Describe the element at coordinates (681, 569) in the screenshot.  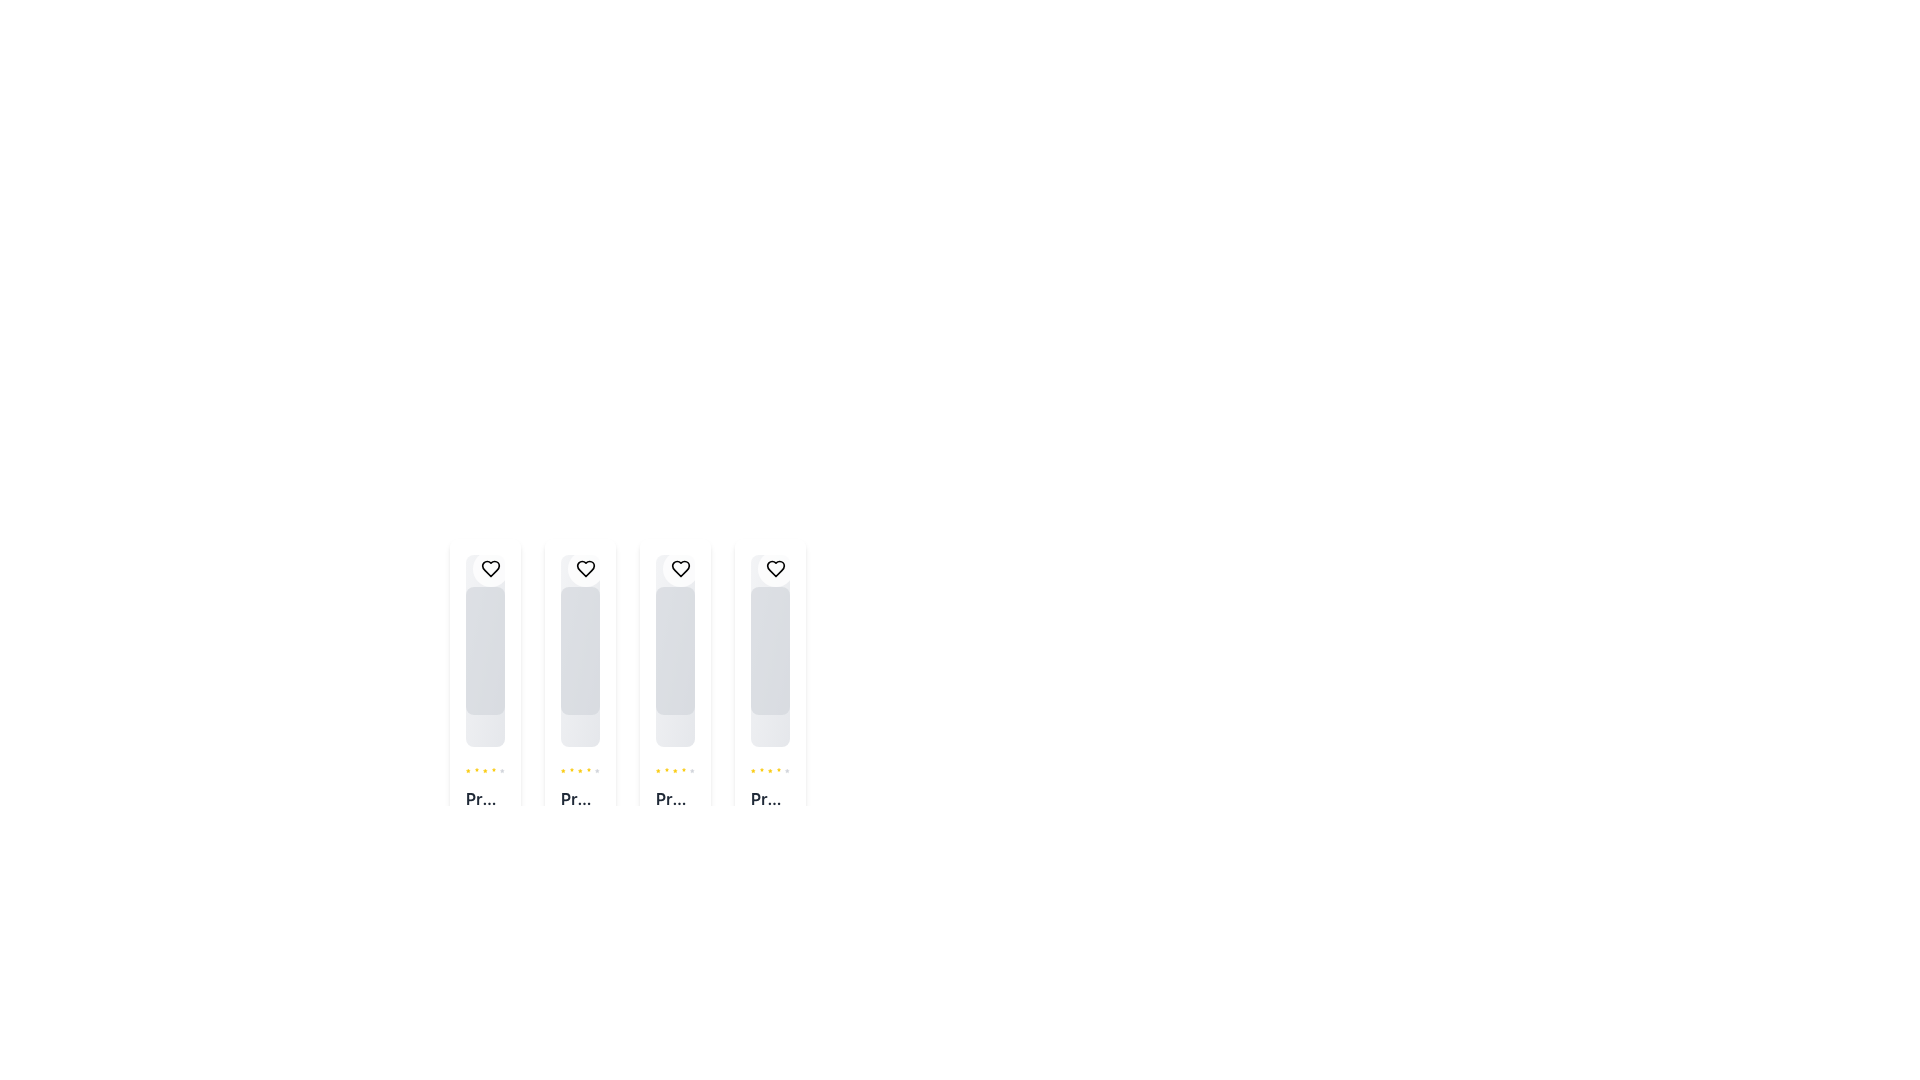
I see `the heart icon in the top-right corner of the product card` at that location.